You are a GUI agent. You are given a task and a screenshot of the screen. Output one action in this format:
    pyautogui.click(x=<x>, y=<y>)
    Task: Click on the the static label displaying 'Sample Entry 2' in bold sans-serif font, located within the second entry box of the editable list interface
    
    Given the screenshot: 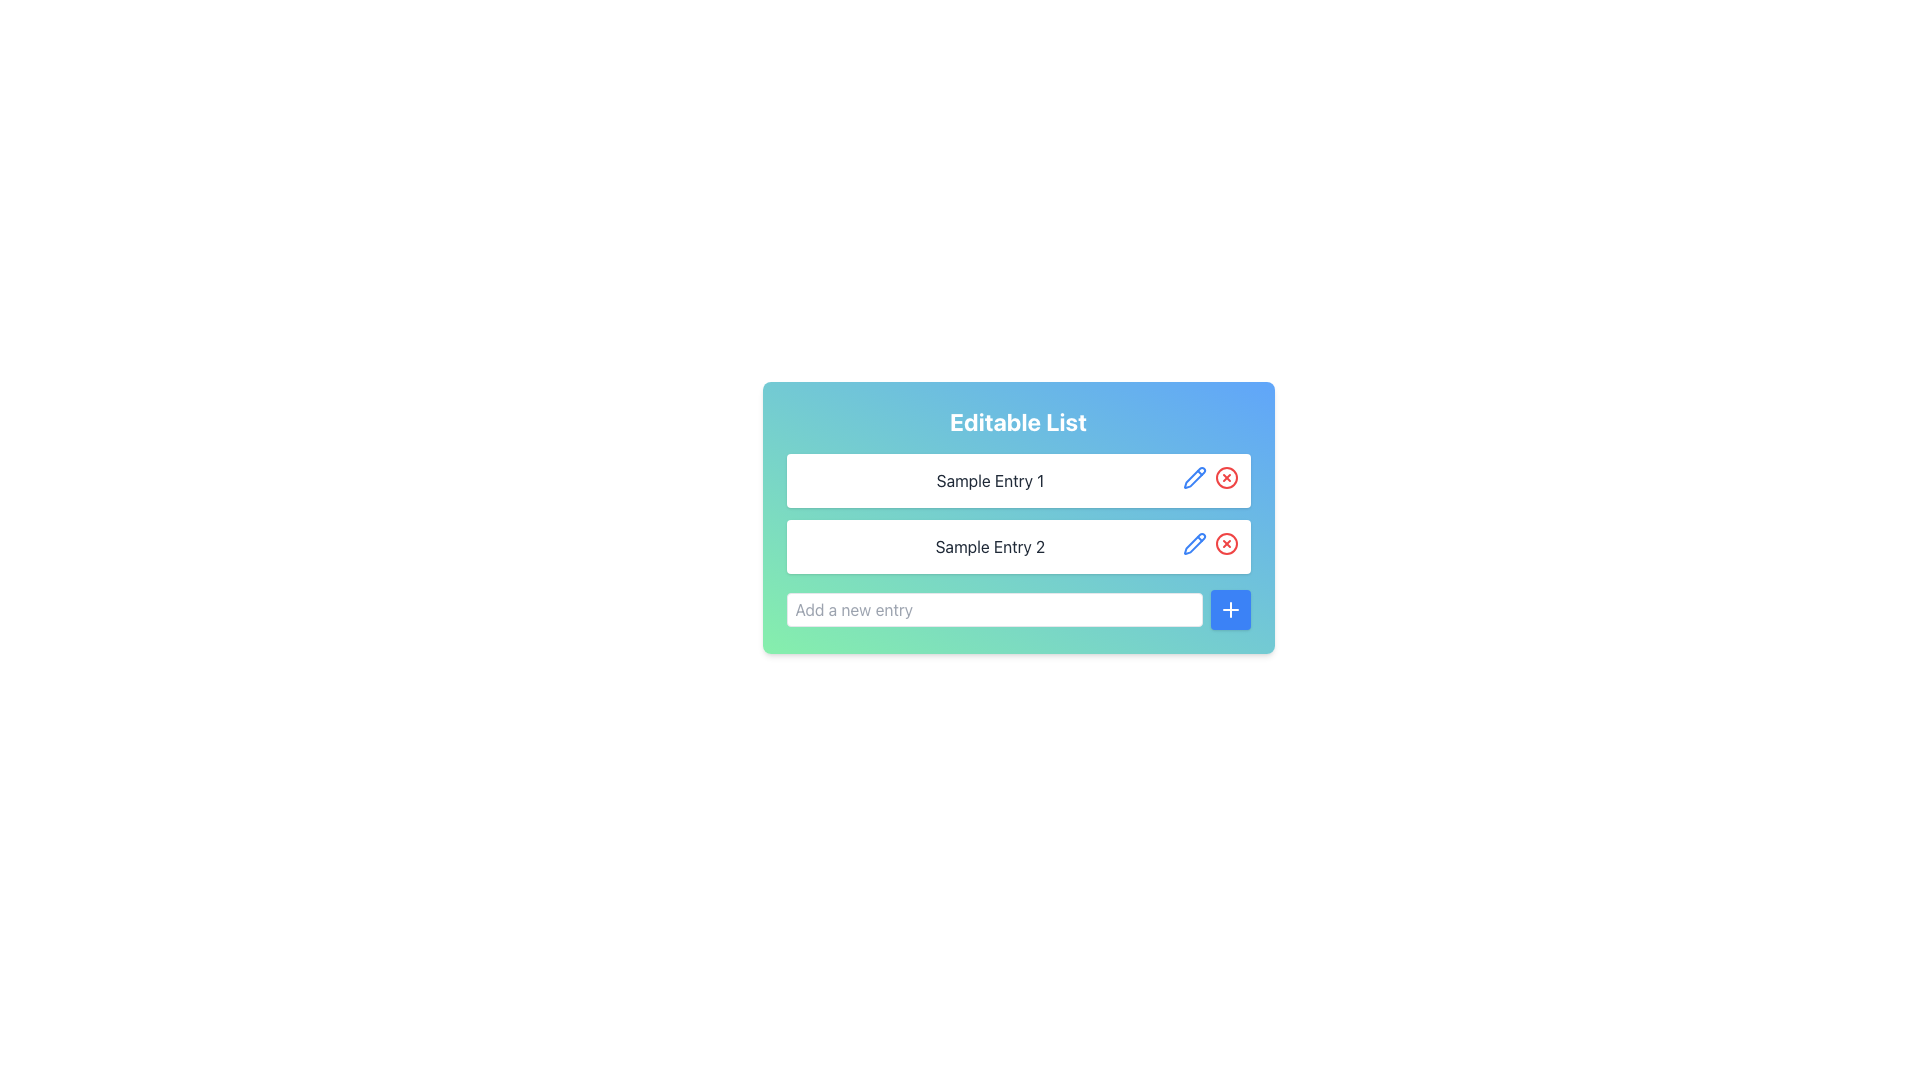 What is the action you would take?
    pyautogui.click(x=990, y=547)
    